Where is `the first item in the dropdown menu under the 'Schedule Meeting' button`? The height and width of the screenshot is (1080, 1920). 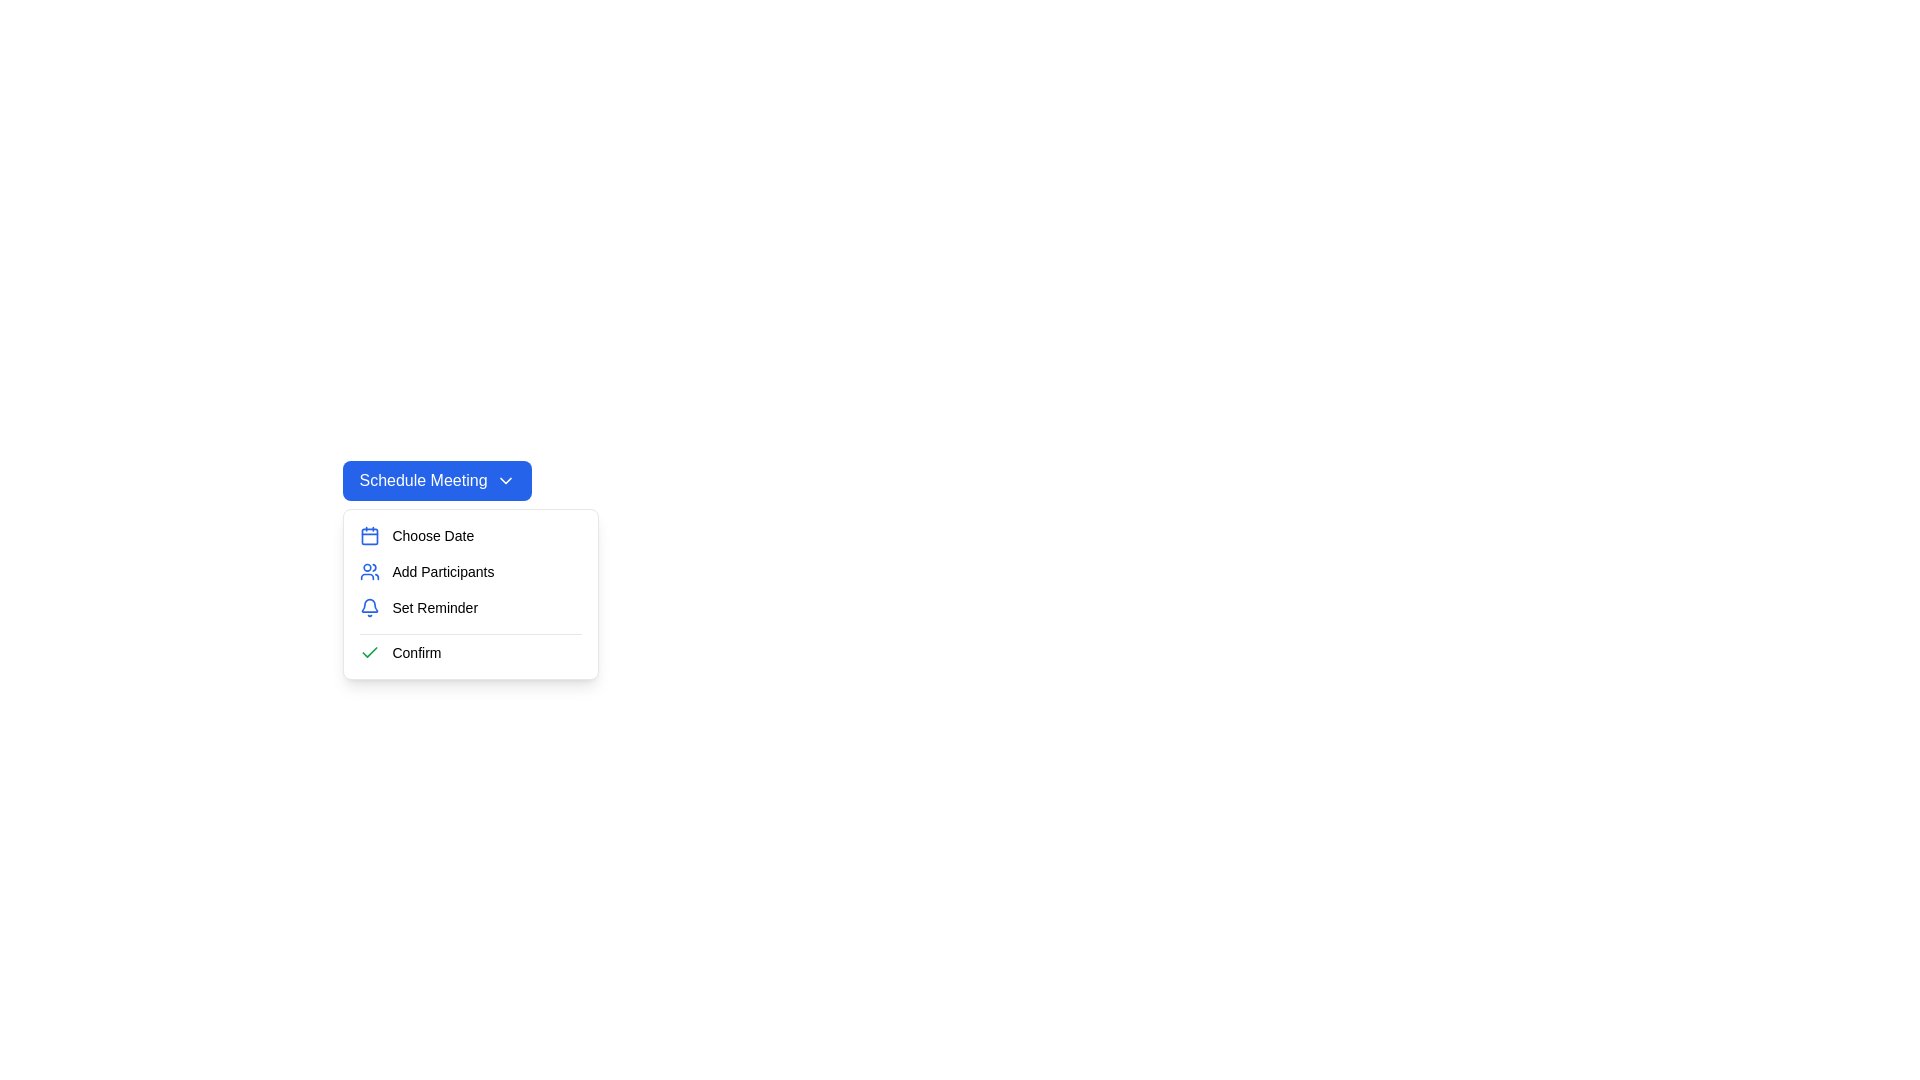
the first item in the dropdown menu under the 'Schedule Meeting' button is located at coordinates (470, 535).